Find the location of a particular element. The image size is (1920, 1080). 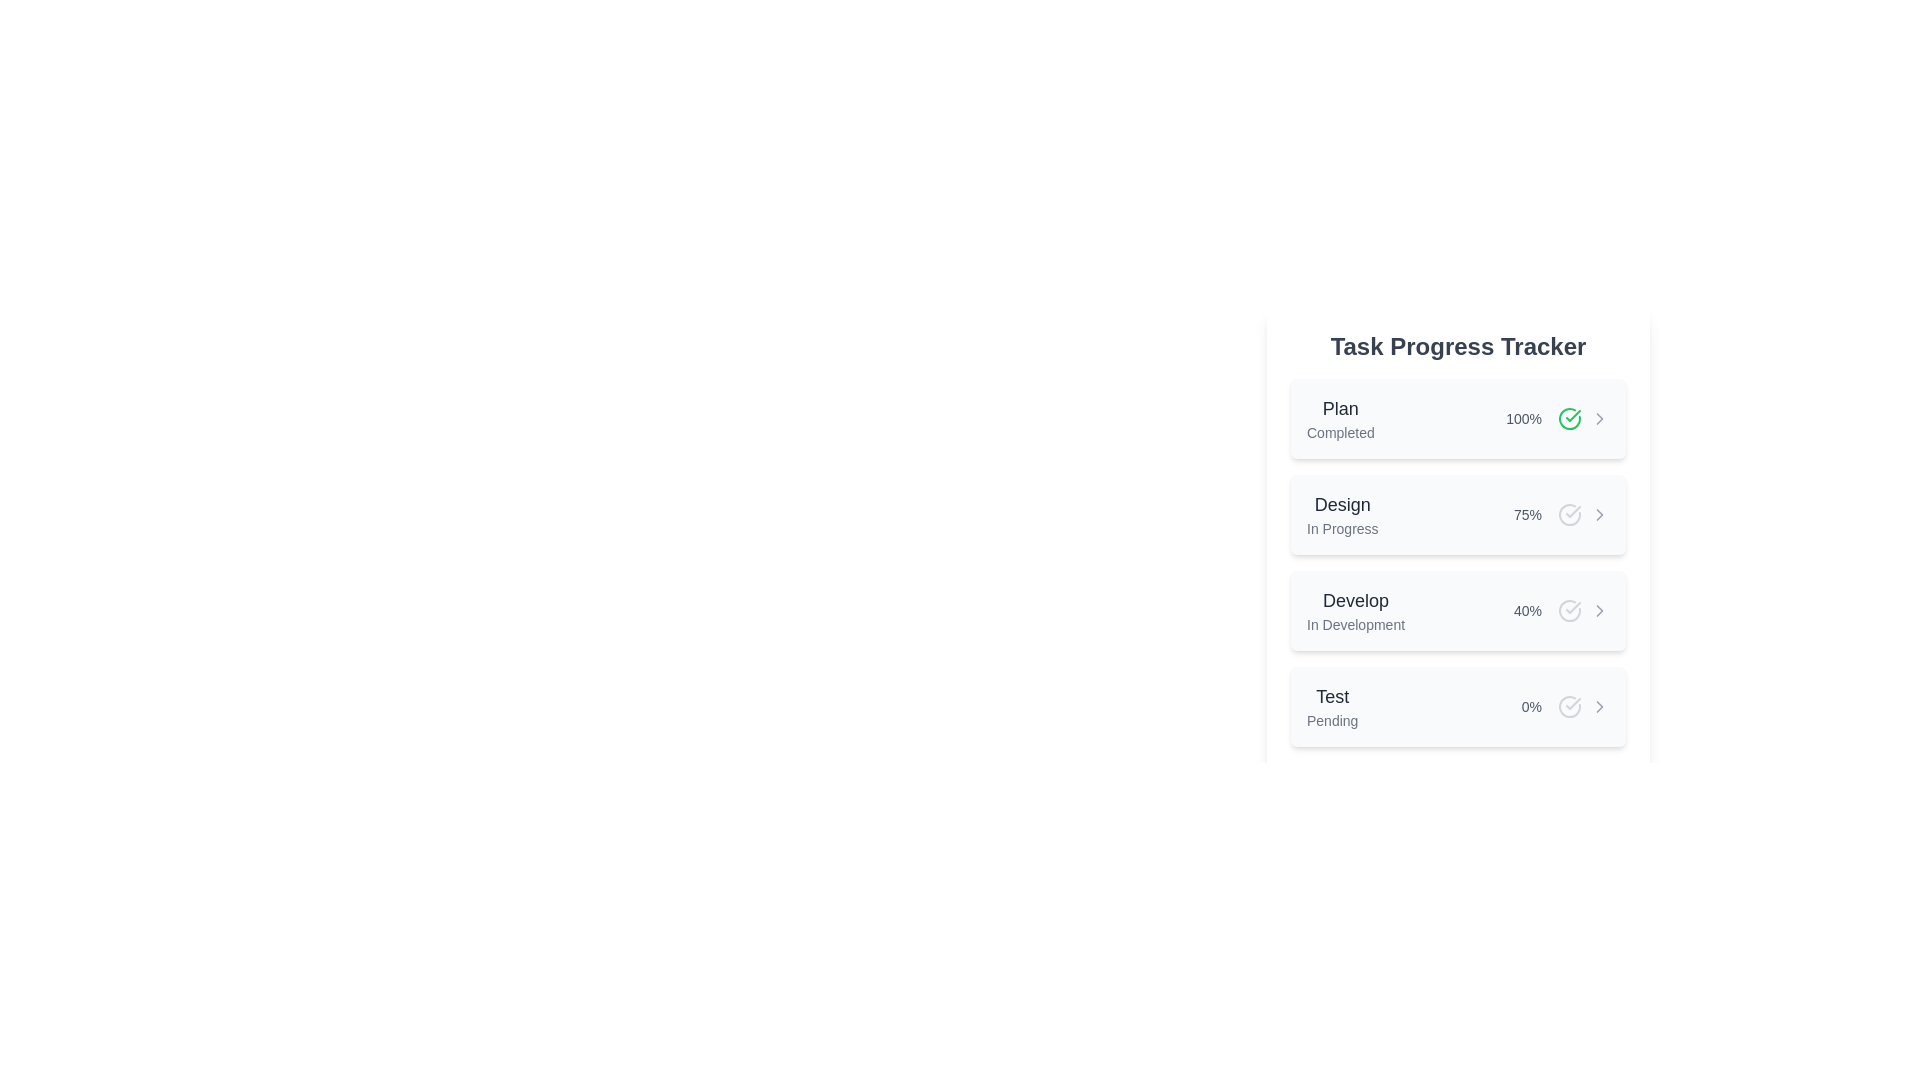

task title 'Design' and progress status 'In Progress' with progress percentage '75%' from the Informational Panel located inside the 'Task Progress Tracker' group, positioned second in the stacked layout is located at coordinates (1458, 538).